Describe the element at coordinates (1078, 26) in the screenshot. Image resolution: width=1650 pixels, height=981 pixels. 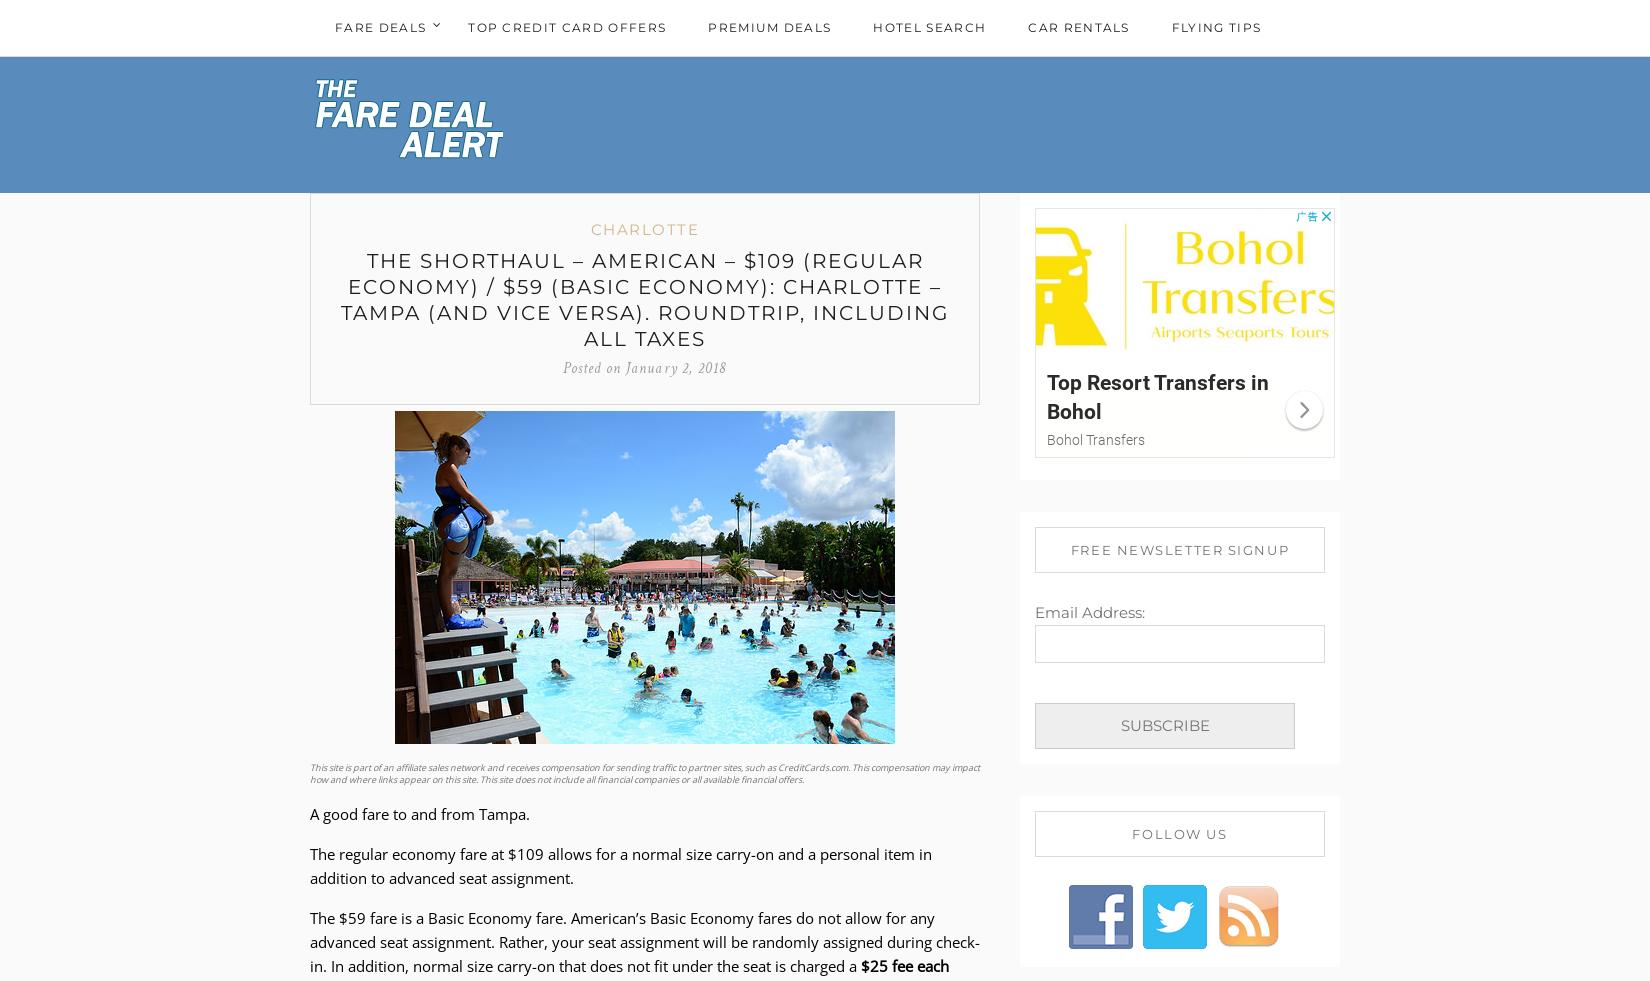
I see `'Car Rentals'` at that location.